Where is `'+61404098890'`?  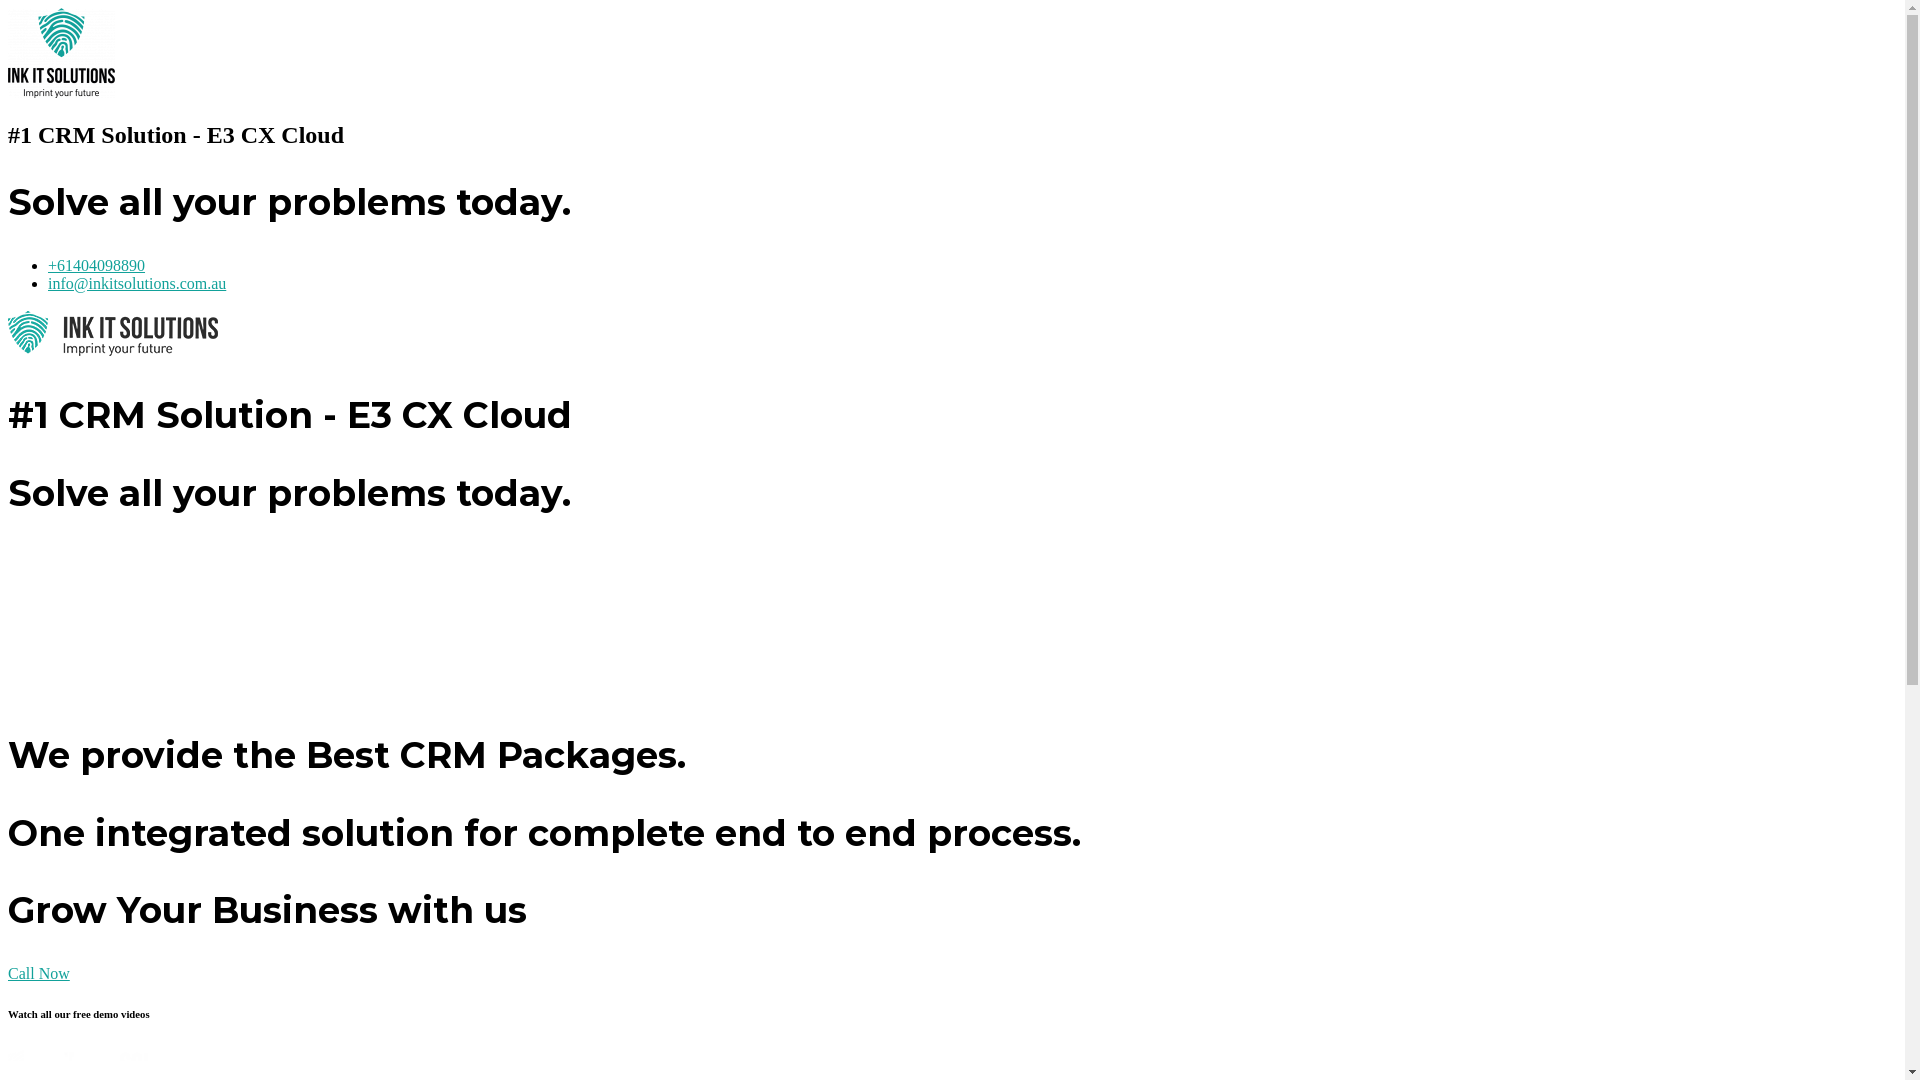
'+61404098890' is located at coordinates (95, 264).